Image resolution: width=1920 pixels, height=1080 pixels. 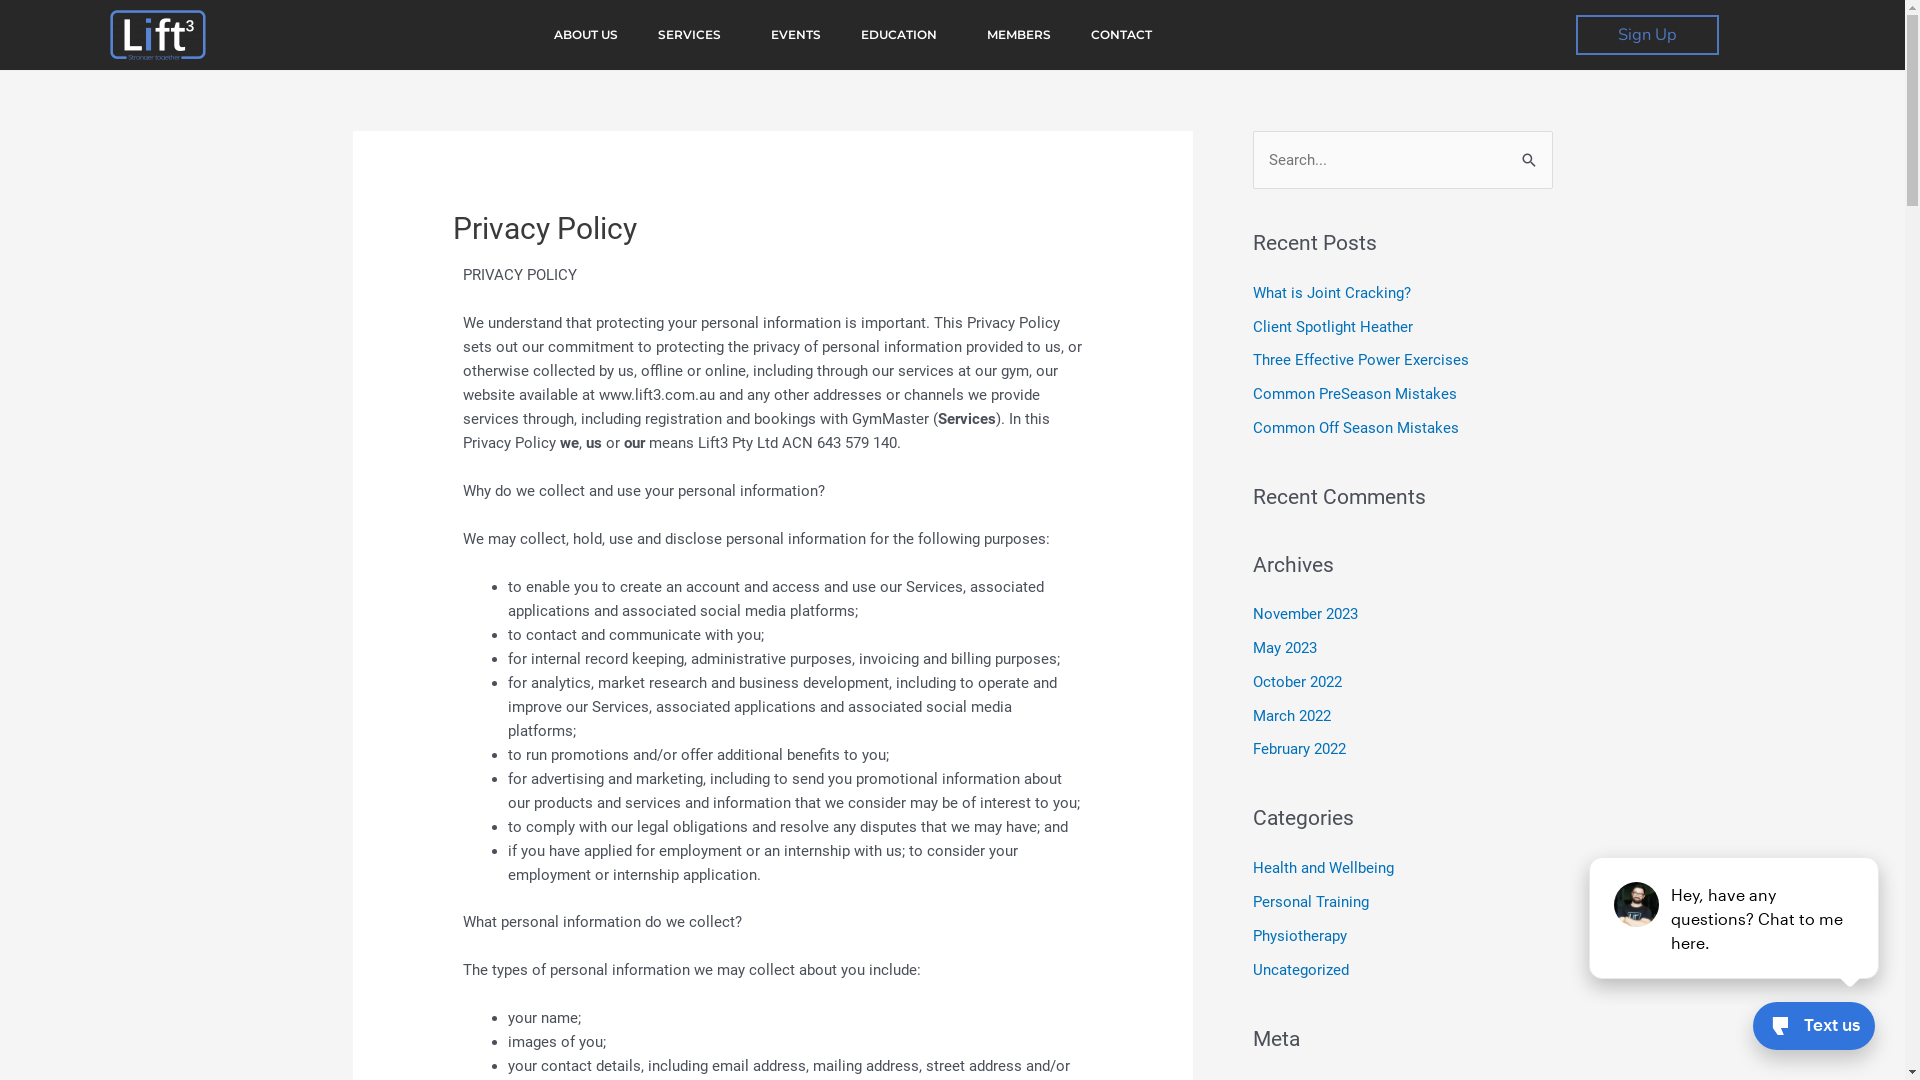 I want to click on 'EVENTS', so click(x=749, y=34).